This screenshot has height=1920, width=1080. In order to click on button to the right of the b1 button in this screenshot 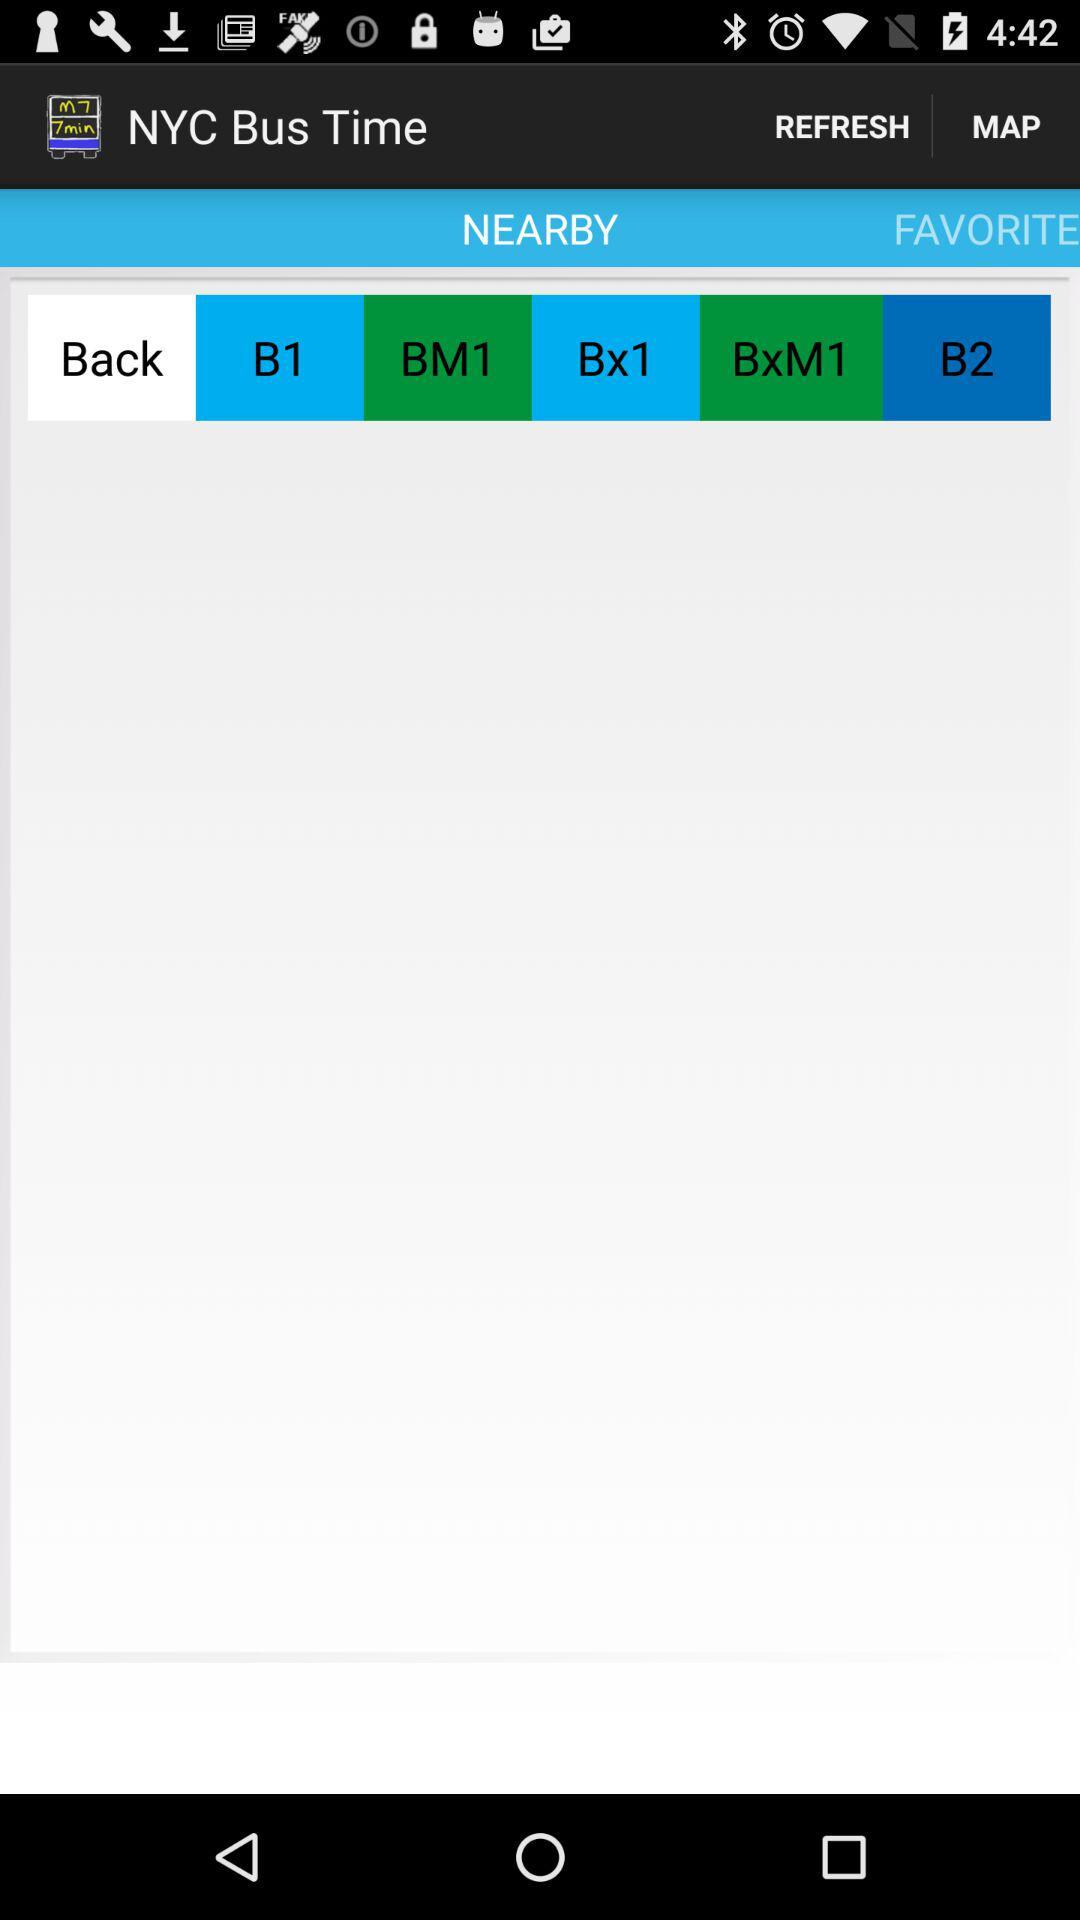, I will do `click(446, 357)`.